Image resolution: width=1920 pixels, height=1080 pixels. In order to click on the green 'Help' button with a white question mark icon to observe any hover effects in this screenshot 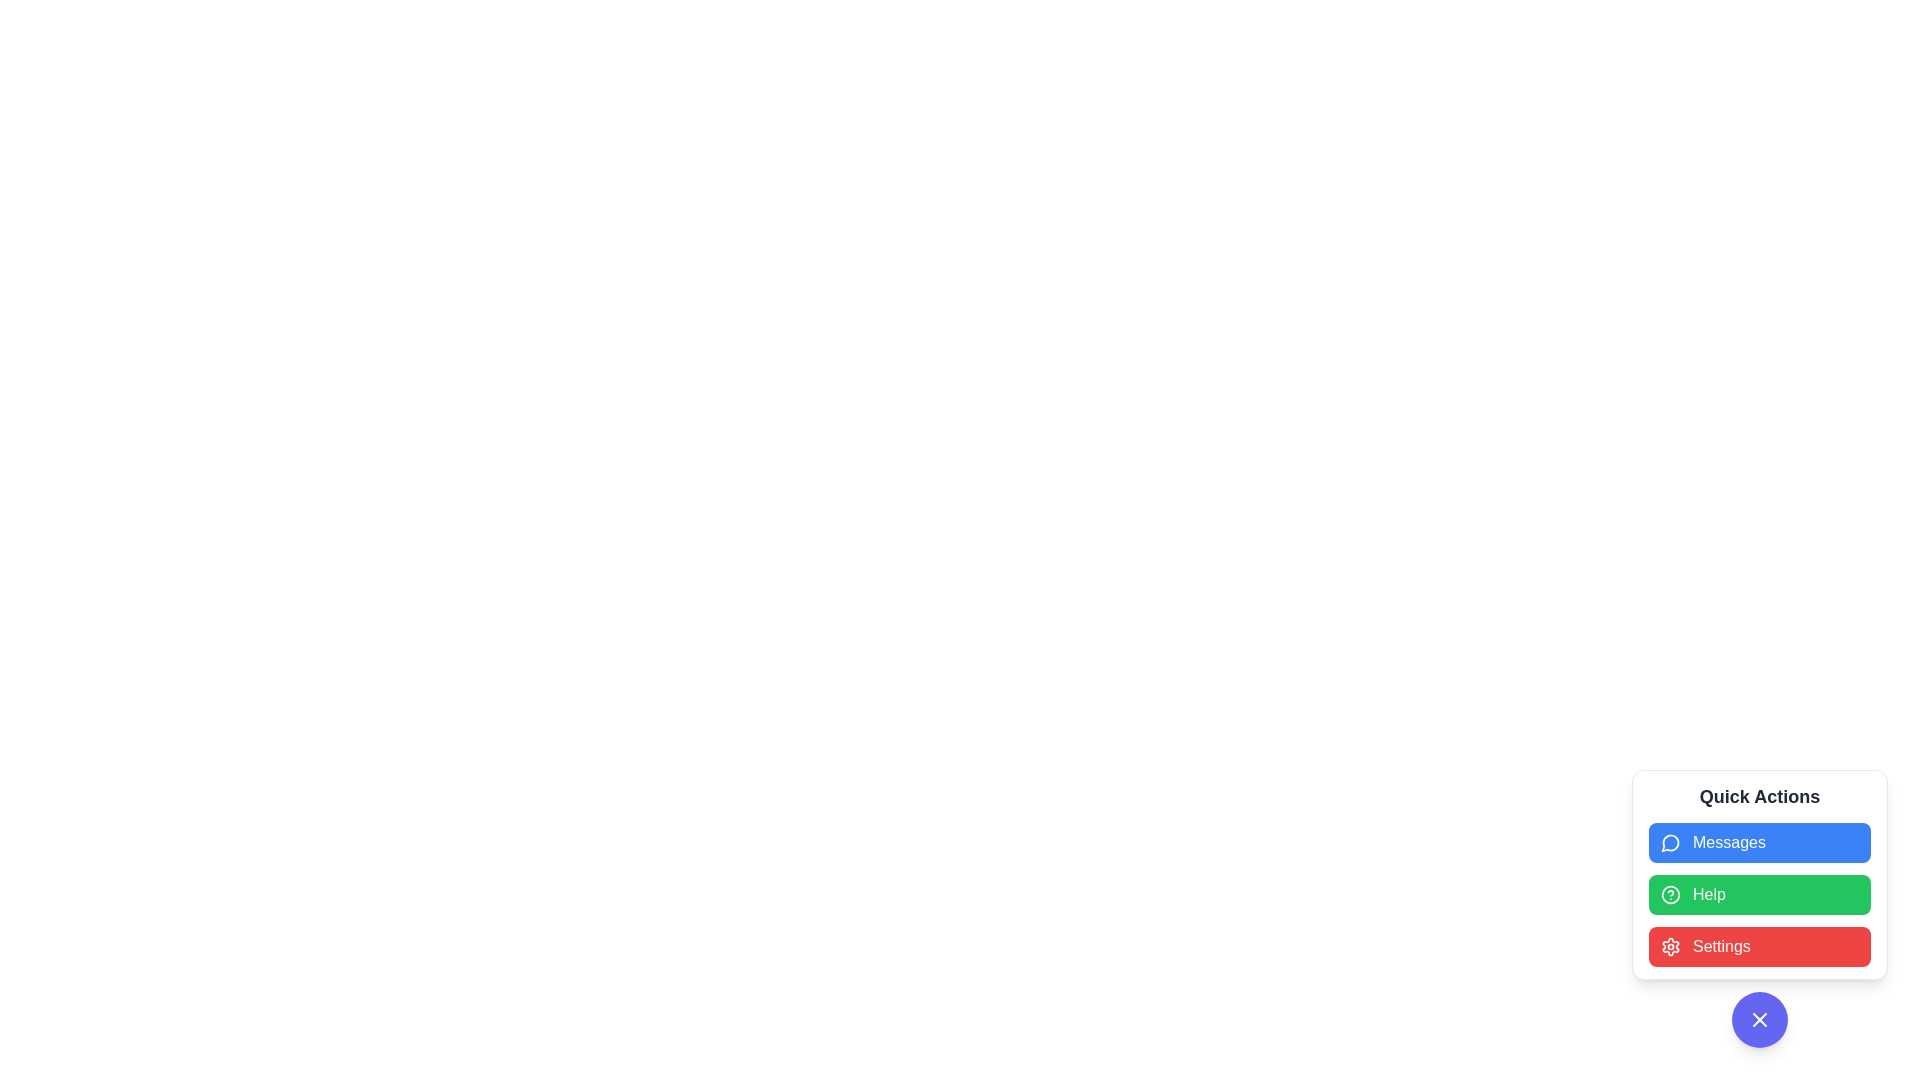, I will do `click(1760, 874)`.